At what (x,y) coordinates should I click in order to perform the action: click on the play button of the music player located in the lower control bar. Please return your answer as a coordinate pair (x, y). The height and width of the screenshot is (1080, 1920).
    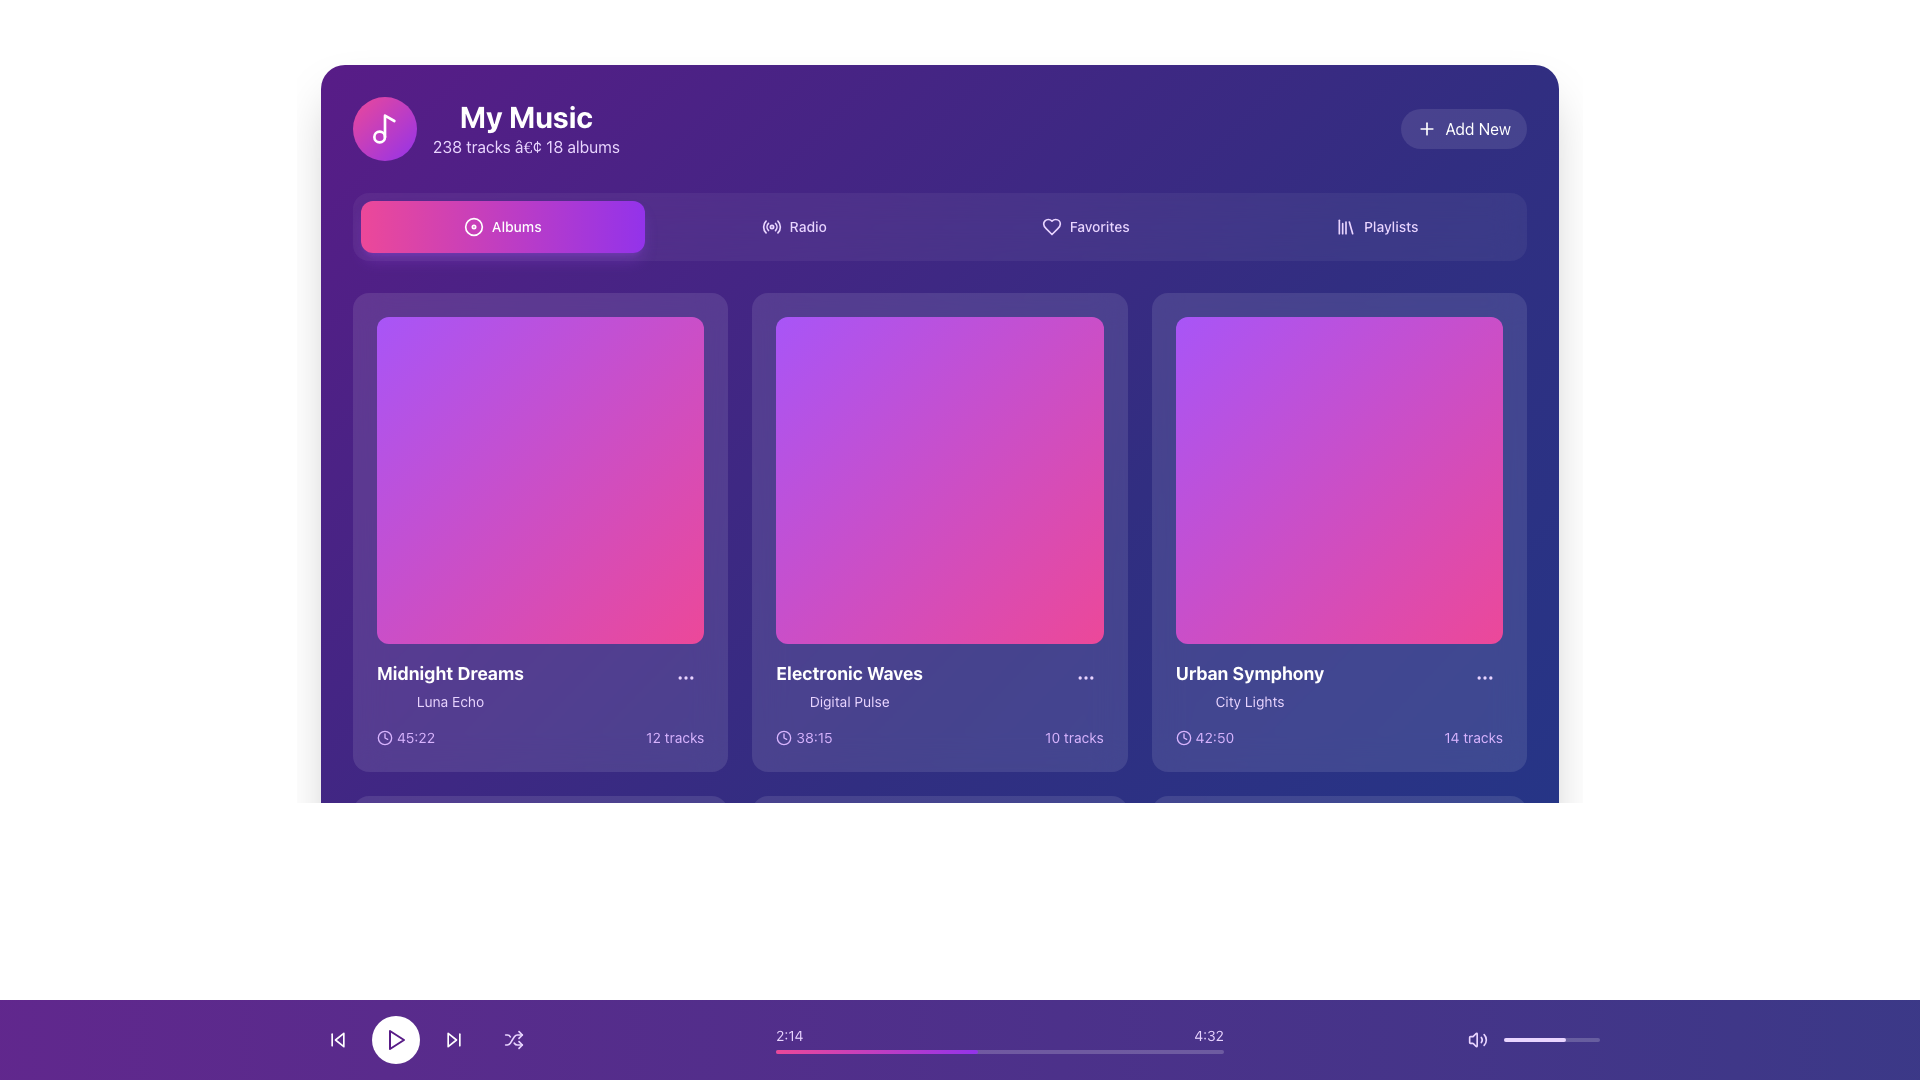
    Looking at the image, I should click on (1340, 982).